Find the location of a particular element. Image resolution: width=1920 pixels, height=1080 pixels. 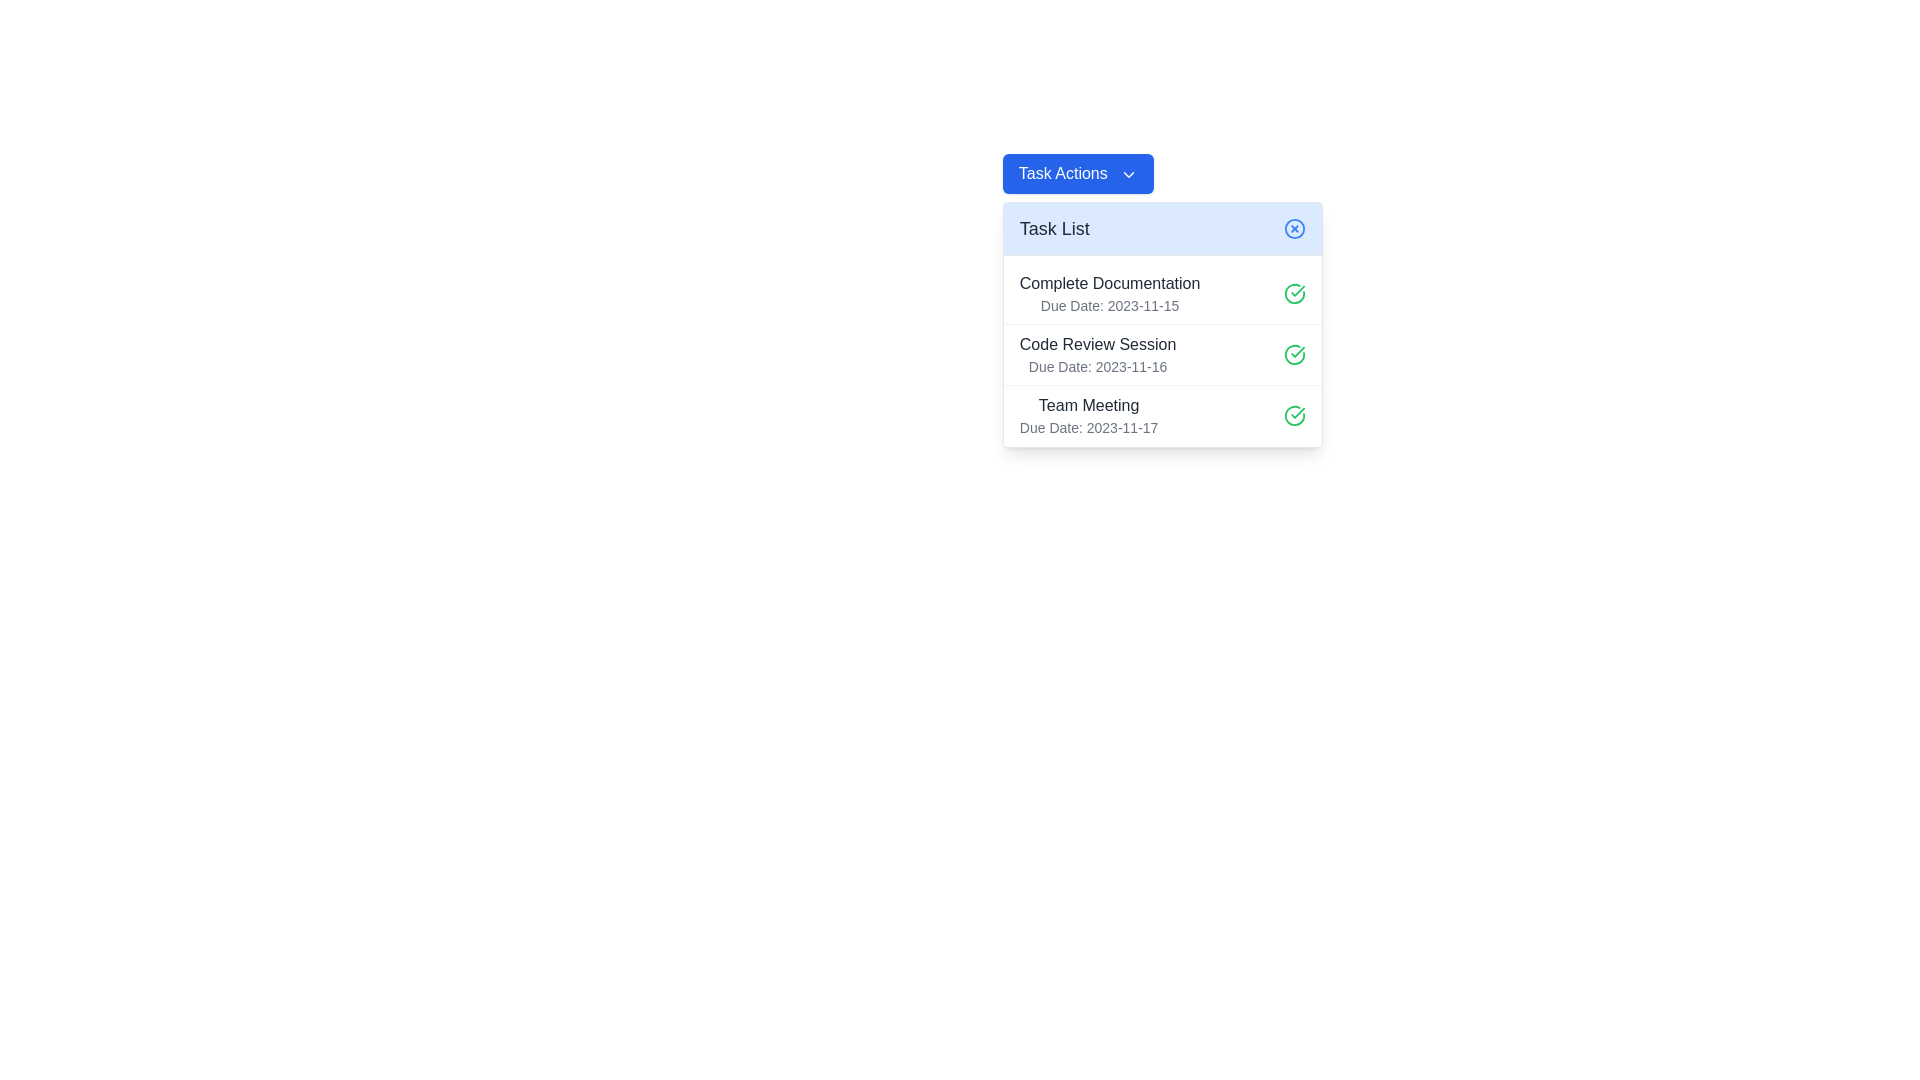

the 'Code Review Session' text label, which is displayed in medium-dark gray font within the task list interface, positioned between 'Complete Documentation' and 'Team Meeting' is located at coordinates (1097, 343).